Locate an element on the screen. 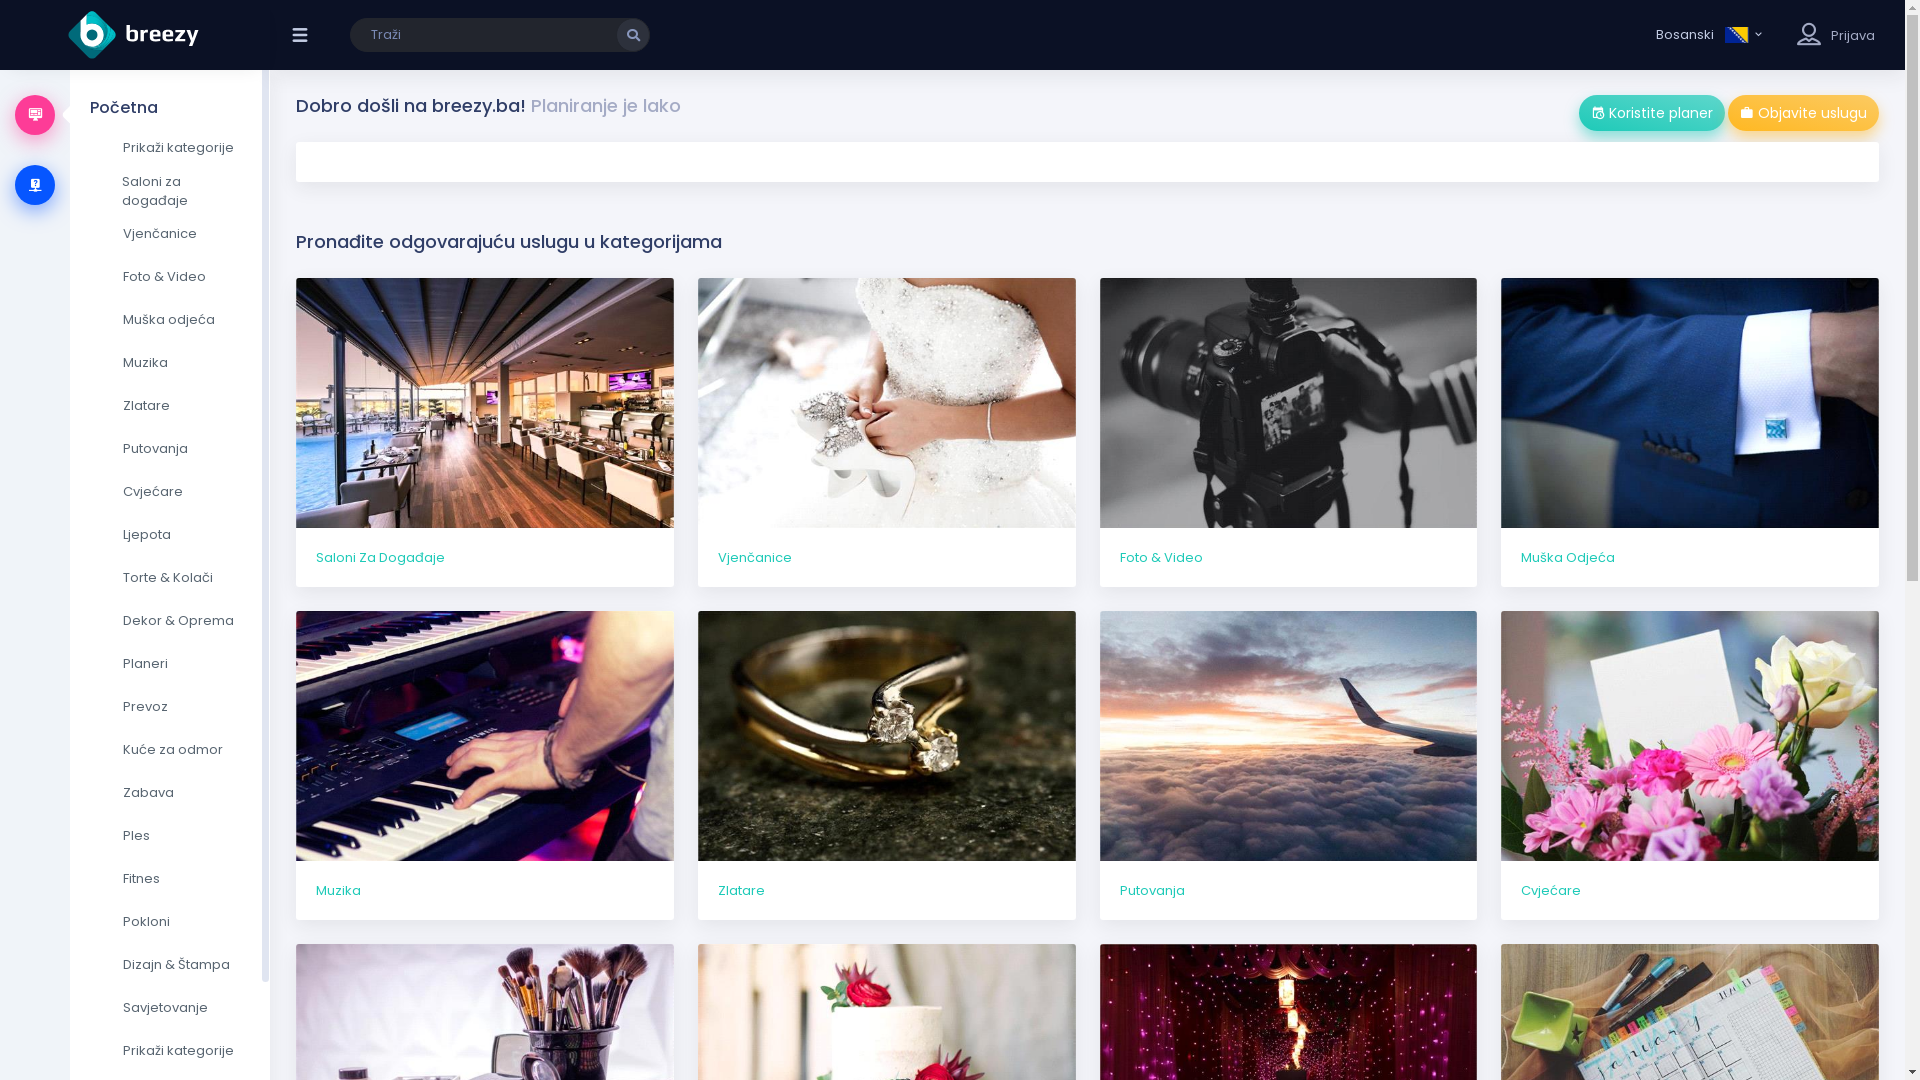 This screenshot has width=1920, height=1080. 'Dekor & Oprema' is located at coordinates (89, 620).